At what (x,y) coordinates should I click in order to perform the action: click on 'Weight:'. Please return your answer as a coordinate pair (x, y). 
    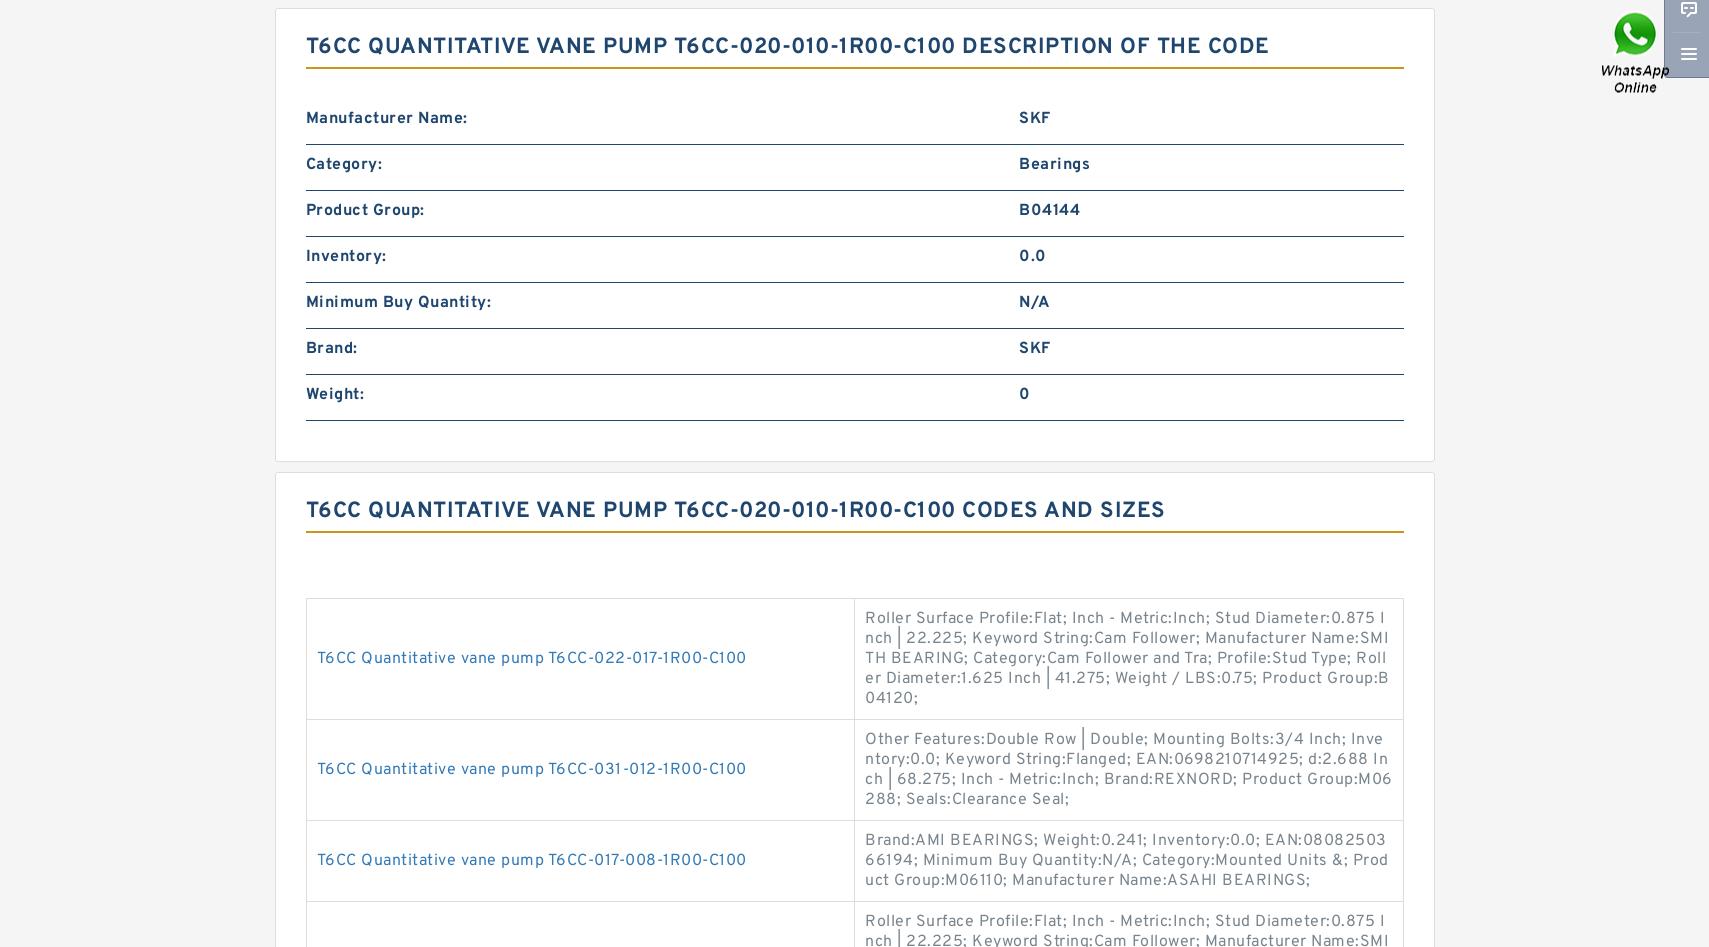
    Looking at the image, I should click on (333, 394).